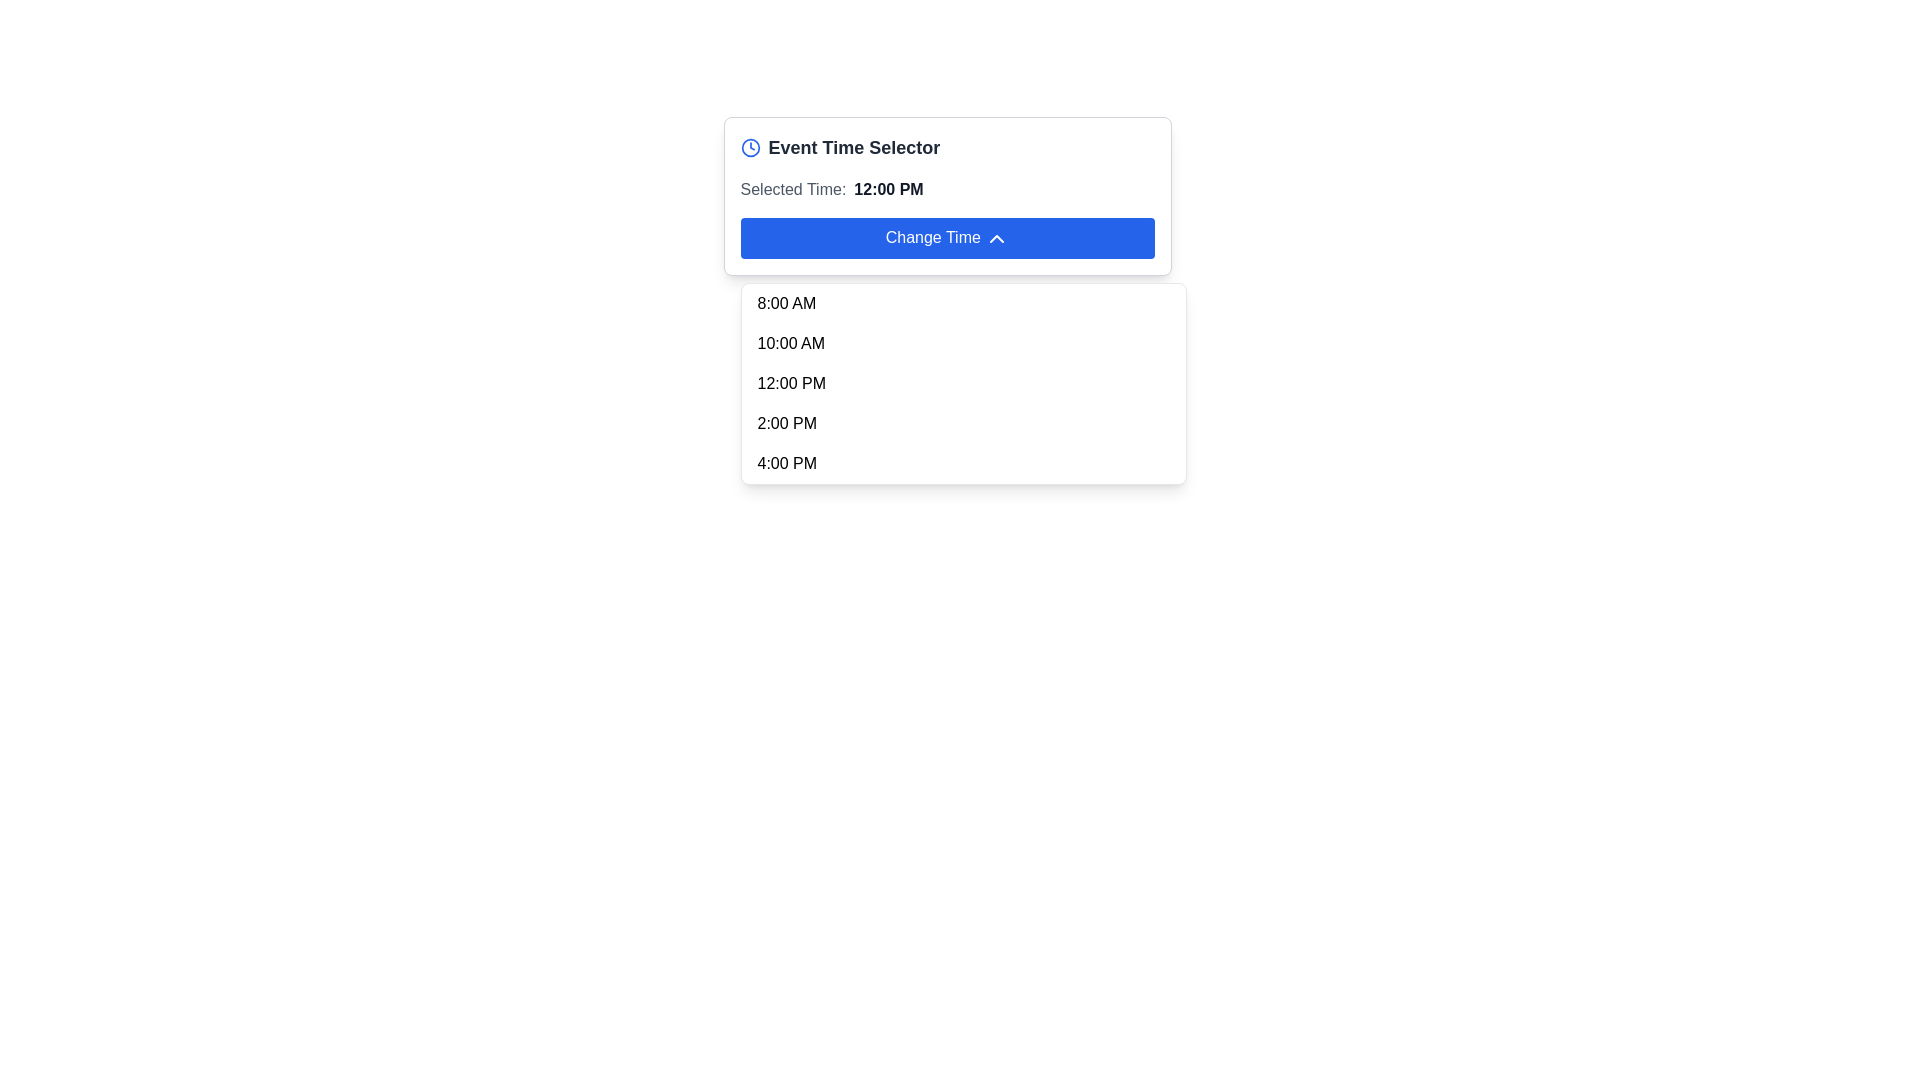 This screenshot has width=1920, height=1080. Describe the element at coordinates (749, 146) in the screenshot. I see `the time icon located to the left of the 'Event Time Selector' title text` at that location.